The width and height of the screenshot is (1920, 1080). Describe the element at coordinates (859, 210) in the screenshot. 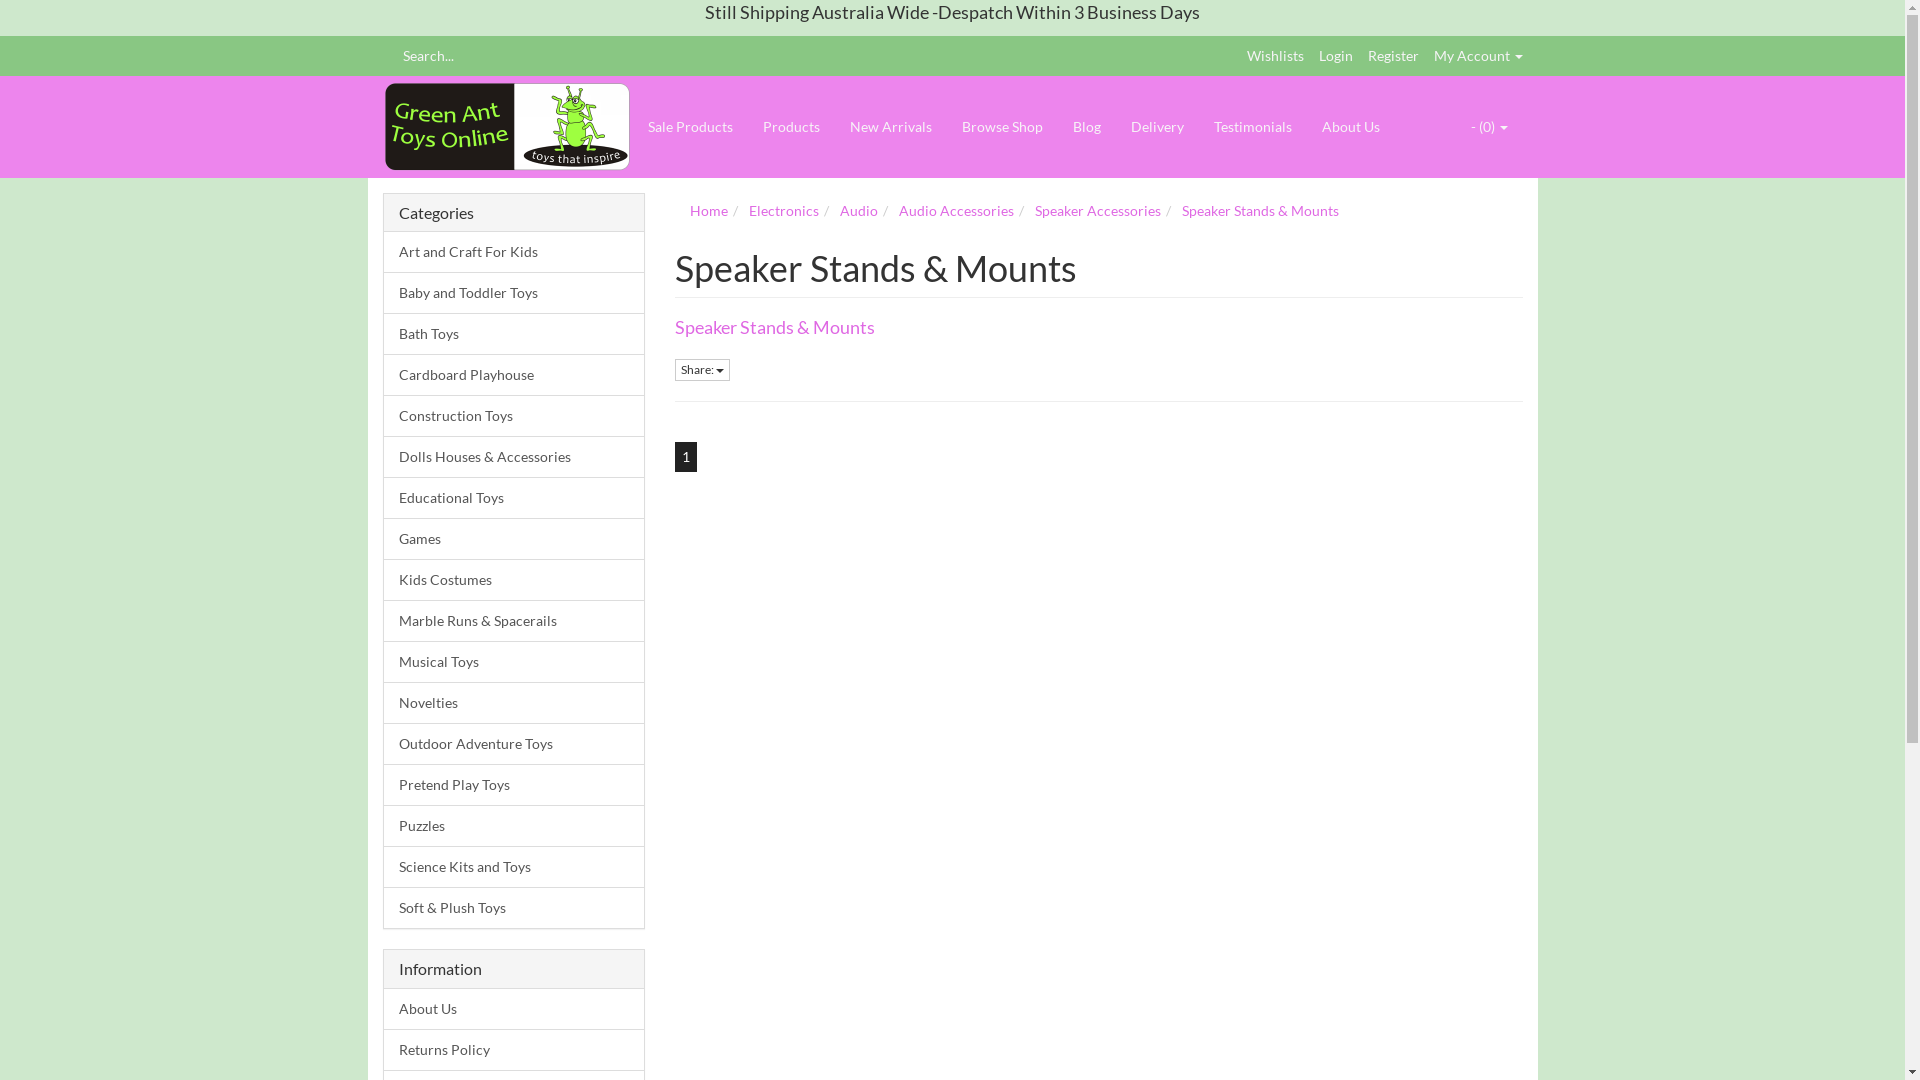

I see `'Audio'` at that location.